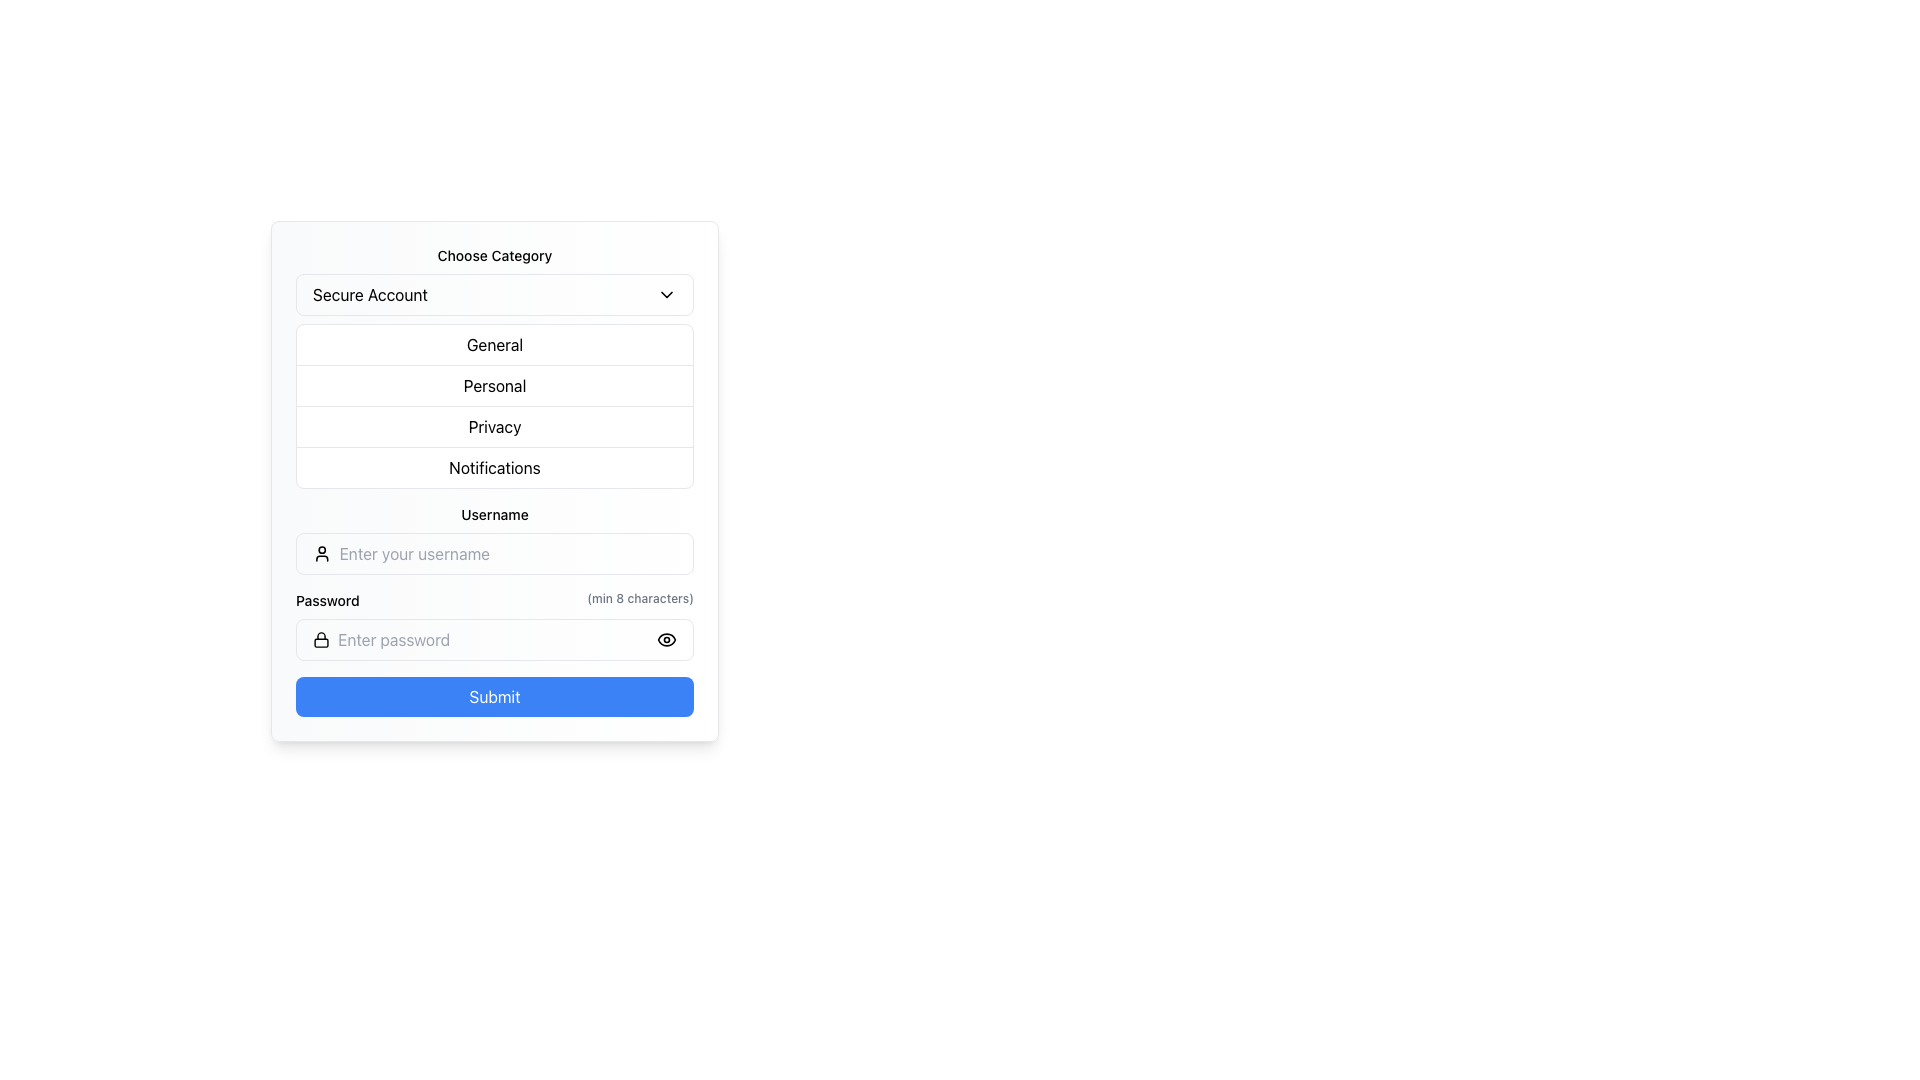 The height and width of the screenshot is (1080, 1920). Describe the element at coordinates (494, 696) in the screenshot. I see `the blue rectangular 'Submit' button at the bottom of the form` at that location.